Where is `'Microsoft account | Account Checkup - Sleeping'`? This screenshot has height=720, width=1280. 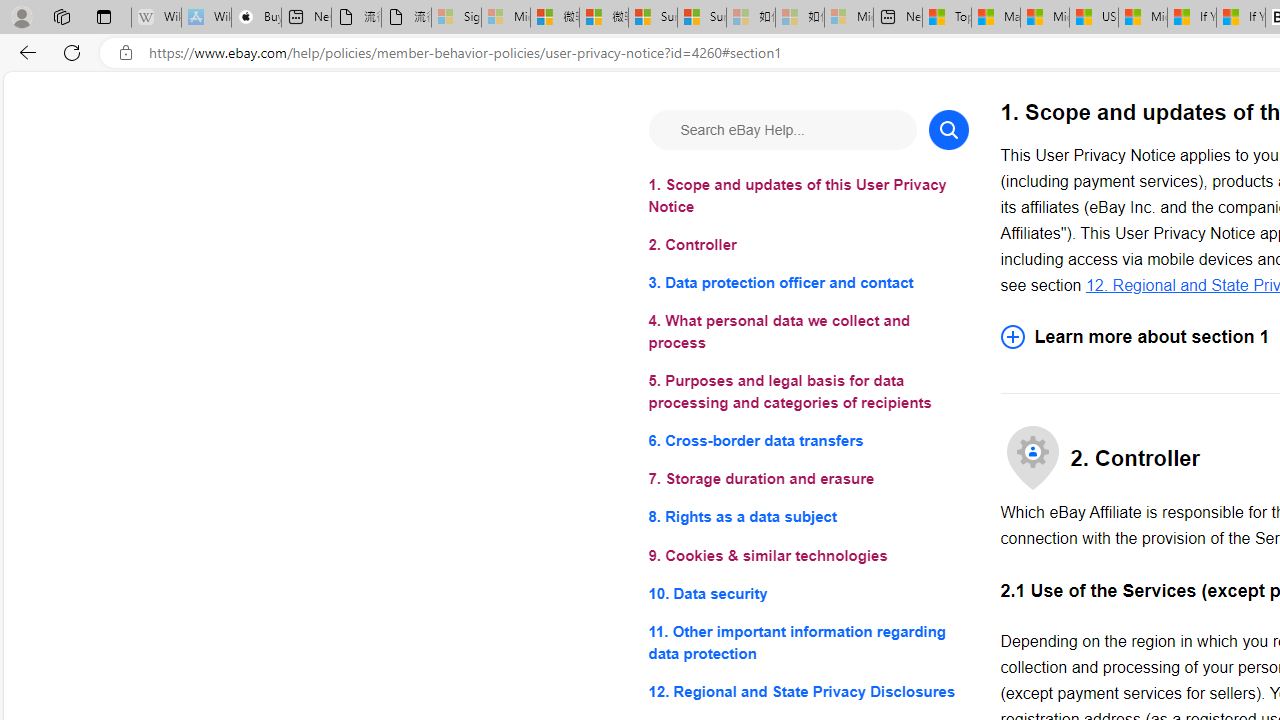
'Microsoft account | Account Checkup - Sleeping' is located at coordinates (849, 17).